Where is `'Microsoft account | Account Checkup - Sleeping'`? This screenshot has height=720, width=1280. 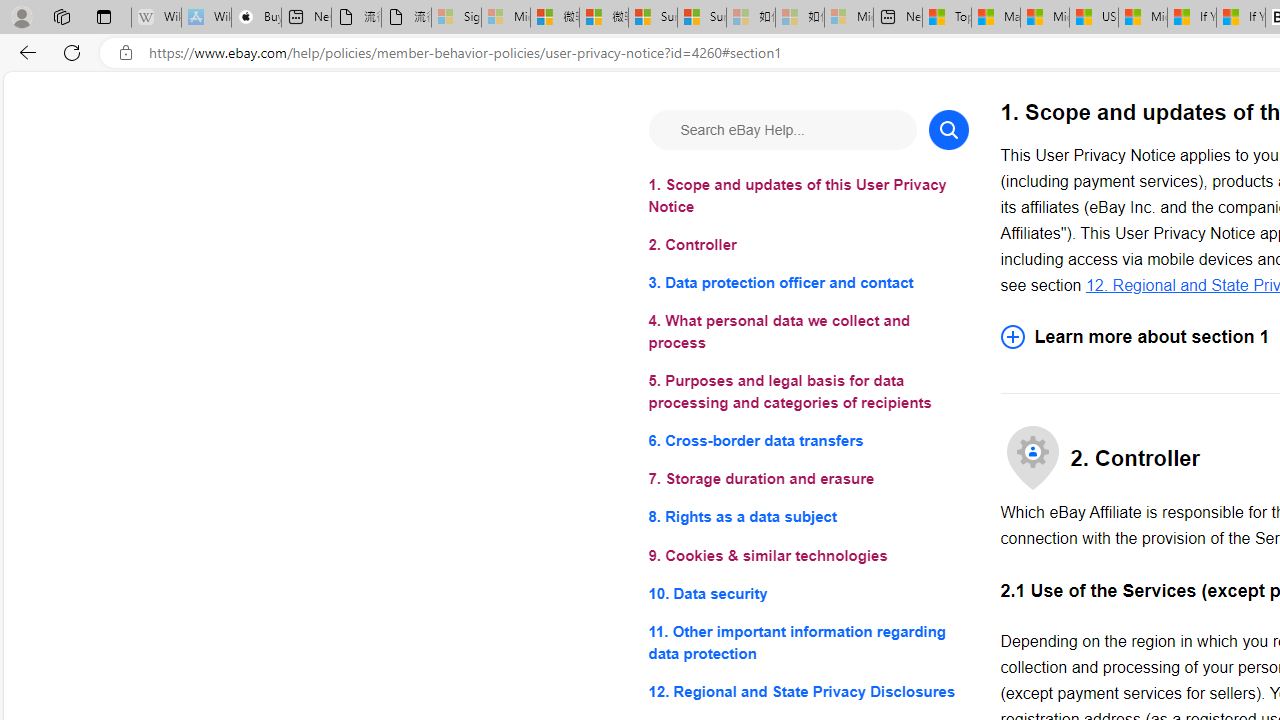
'Microsoft account | Account Checkup - Sleeping' is located at coordinates (849, 17).